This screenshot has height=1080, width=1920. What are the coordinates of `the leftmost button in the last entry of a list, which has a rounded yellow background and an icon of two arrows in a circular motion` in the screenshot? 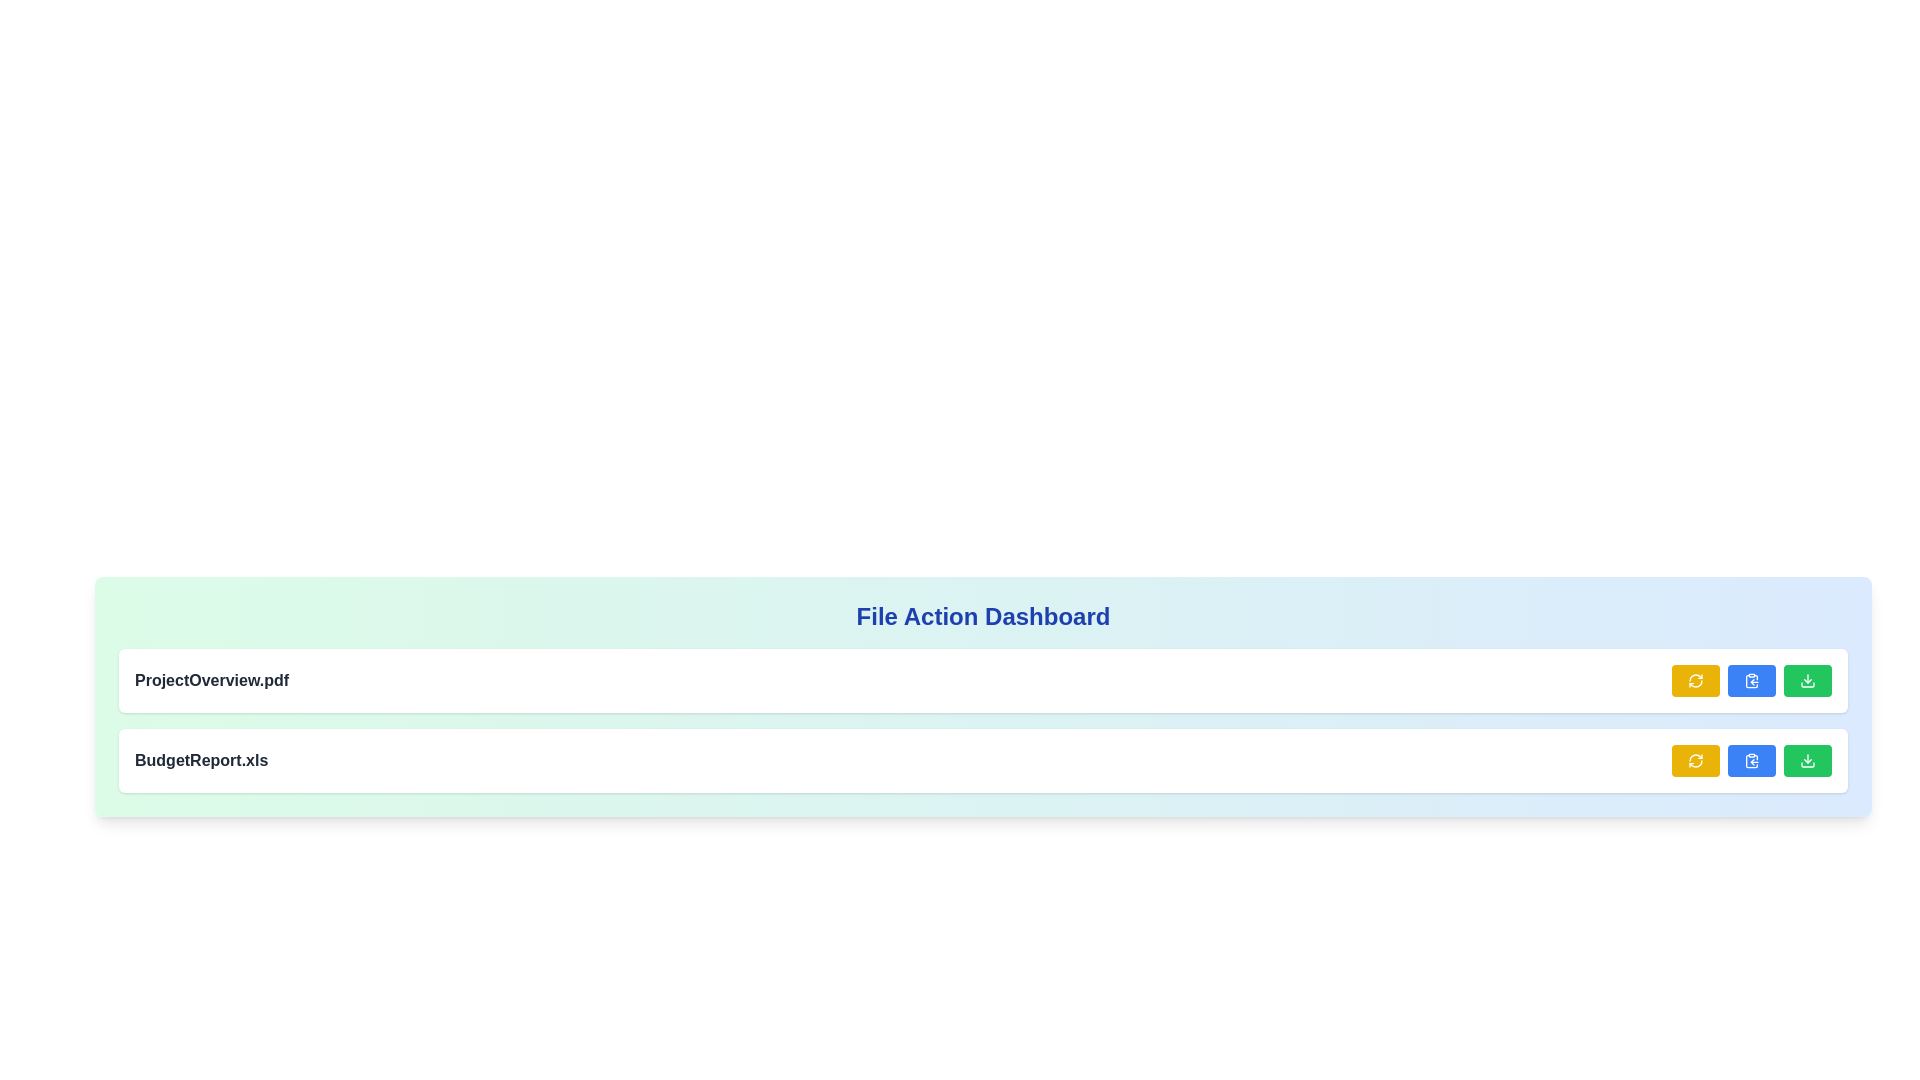 It's located at (1694, 760).